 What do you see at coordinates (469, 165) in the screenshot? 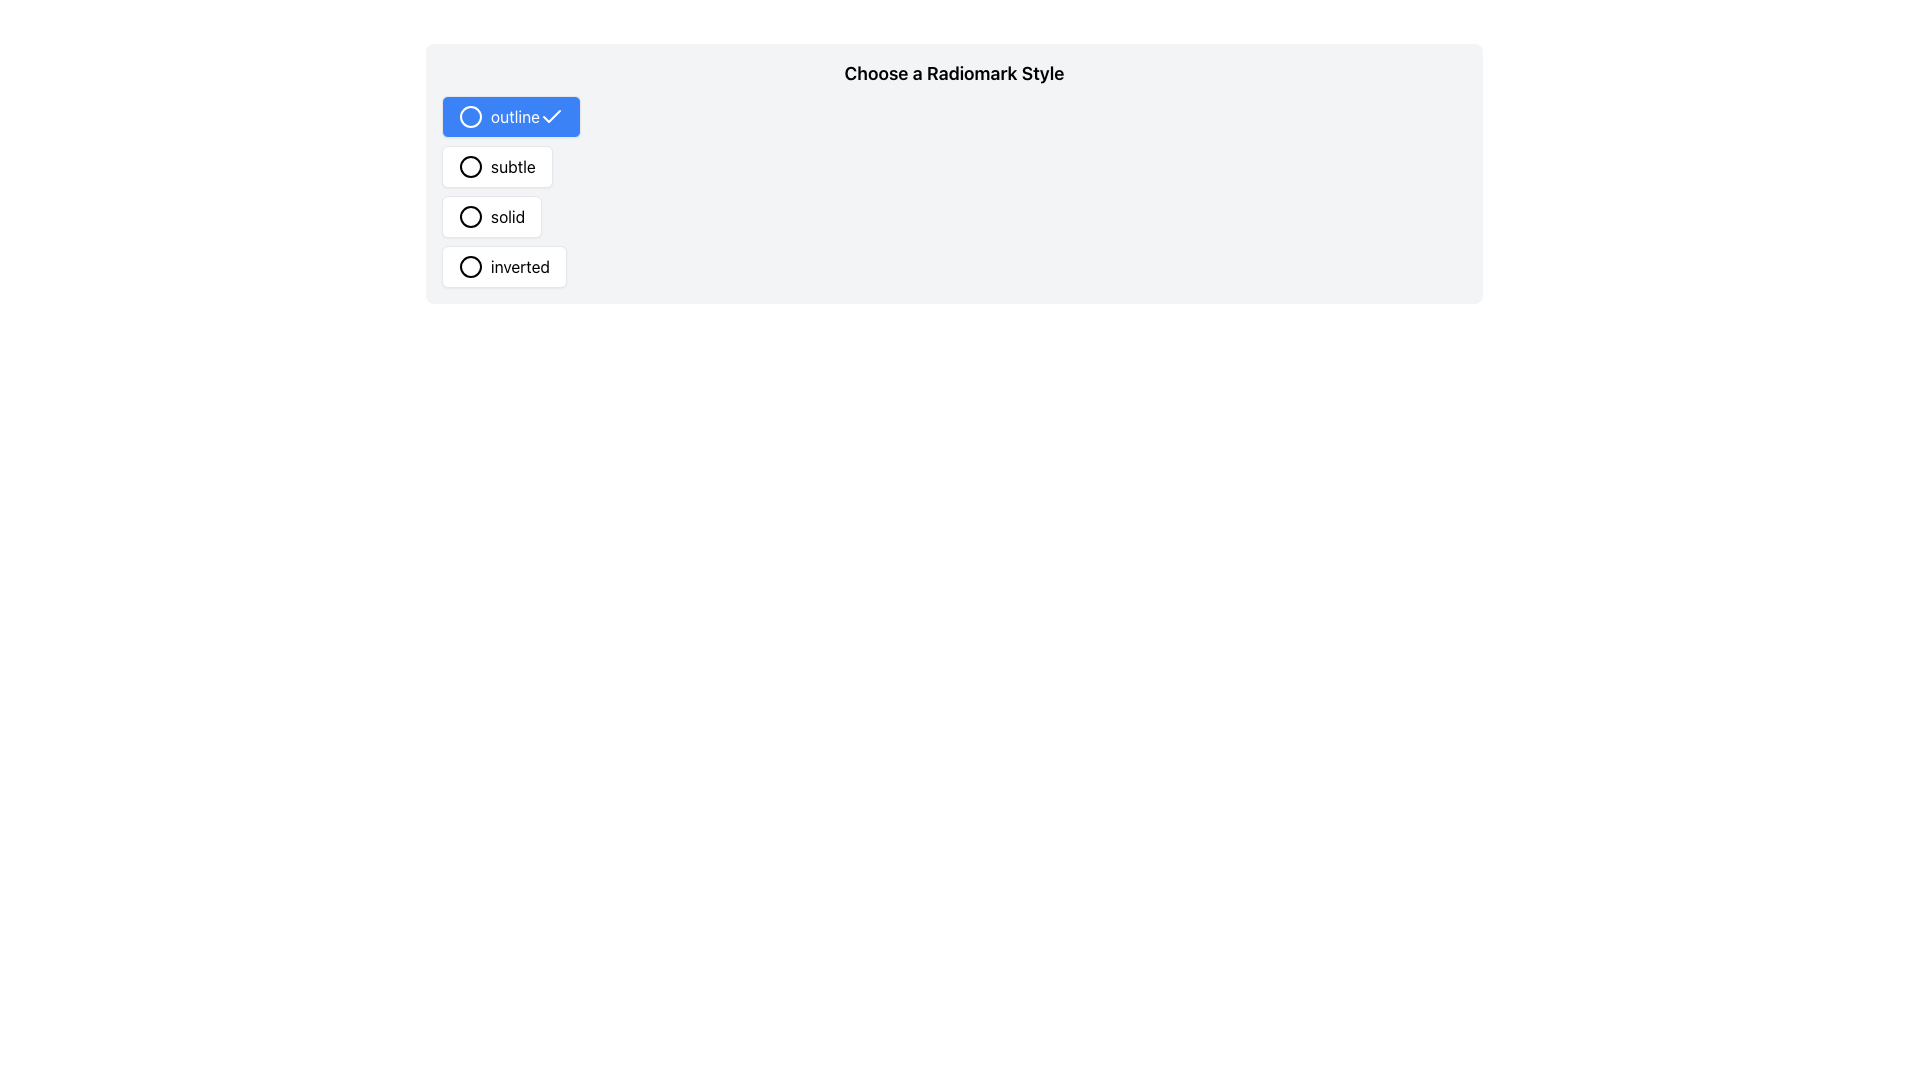
I see `the SVG circle element of the radio button labeled 'subtle', which is part of a vertical list of options` at bounding box center [469, 165].